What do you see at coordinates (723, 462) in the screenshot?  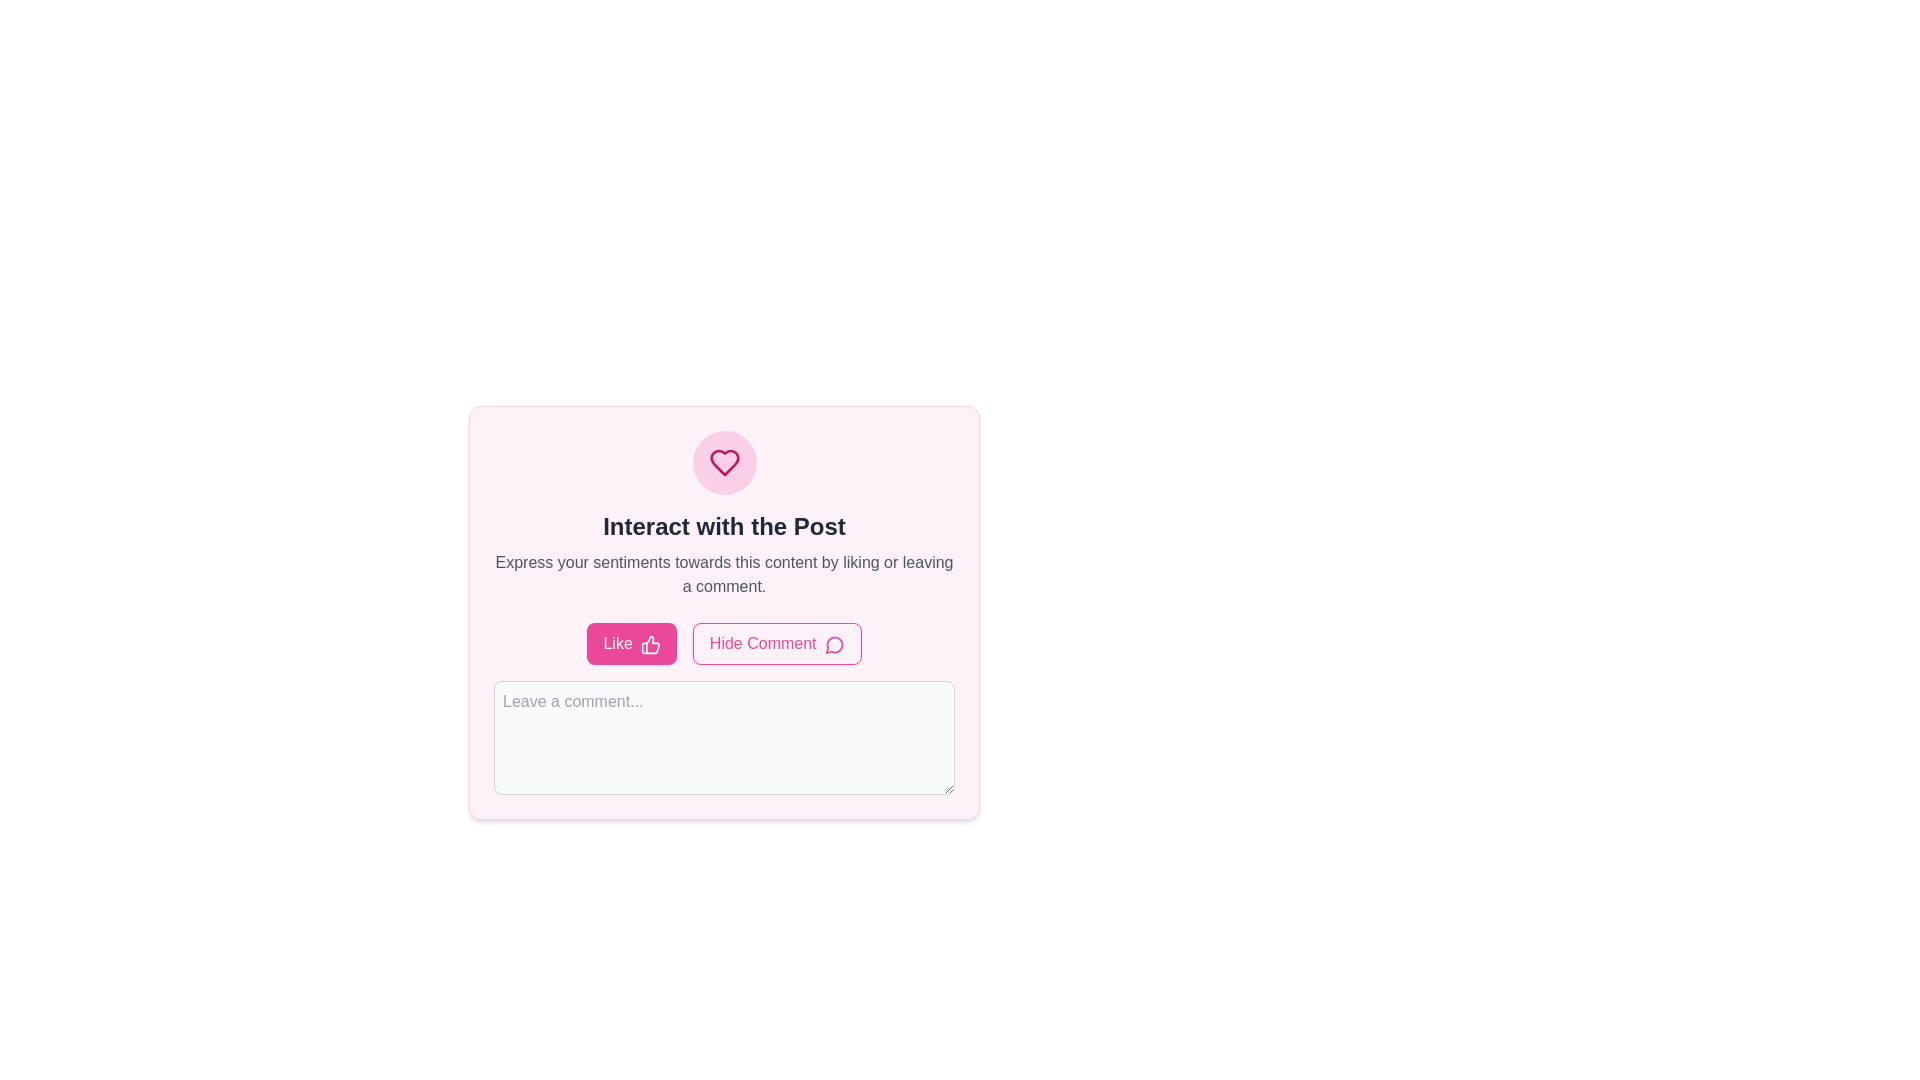 I see `the heart-shaped icon outlined in pink, located in the center of a light pink circular background above the text labeled 'Interact with the Post'` at bounding box center [723, 462].